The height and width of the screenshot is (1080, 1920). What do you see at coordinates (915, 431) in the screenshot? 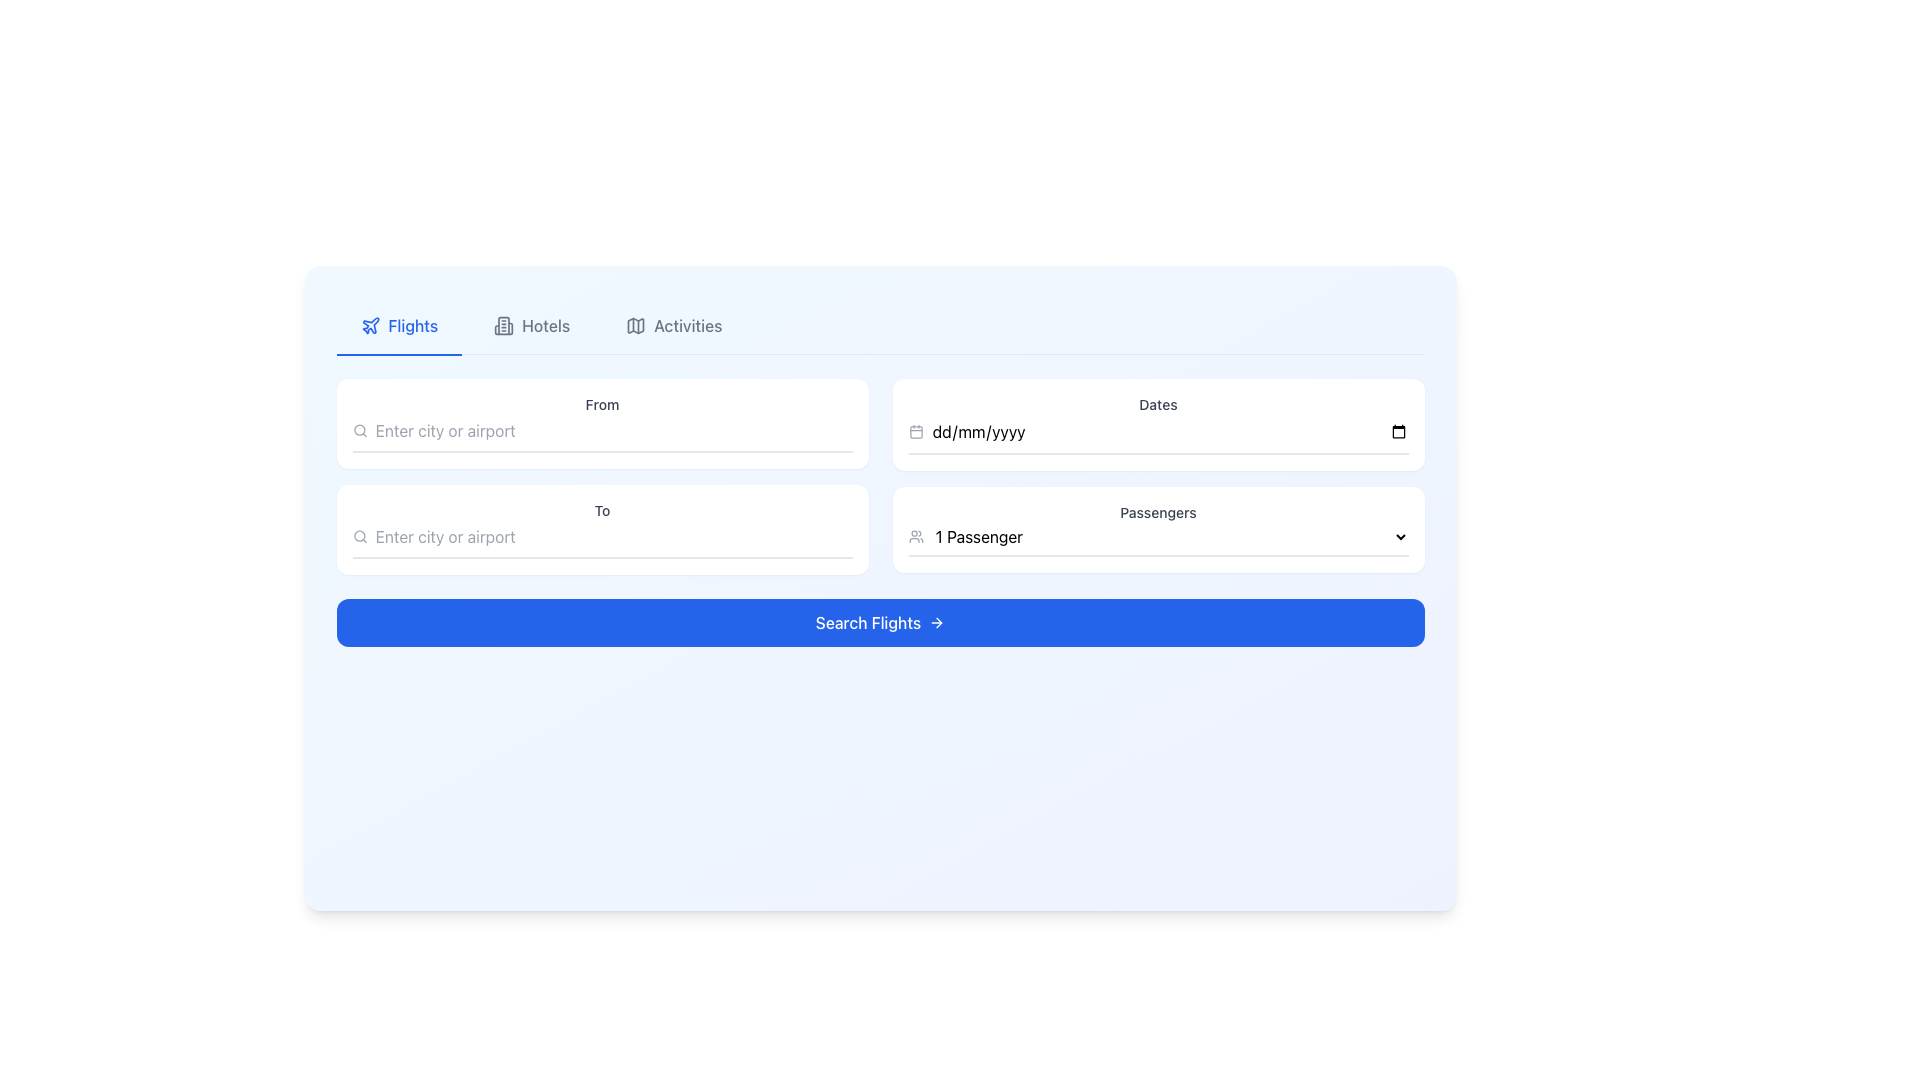
I see `the calendar icon located adjacent to the 'dd/mm/yyyy' text placeholder in the 'Dates' input field at the top-right section of the form interface` at bounding box center [915, 431].